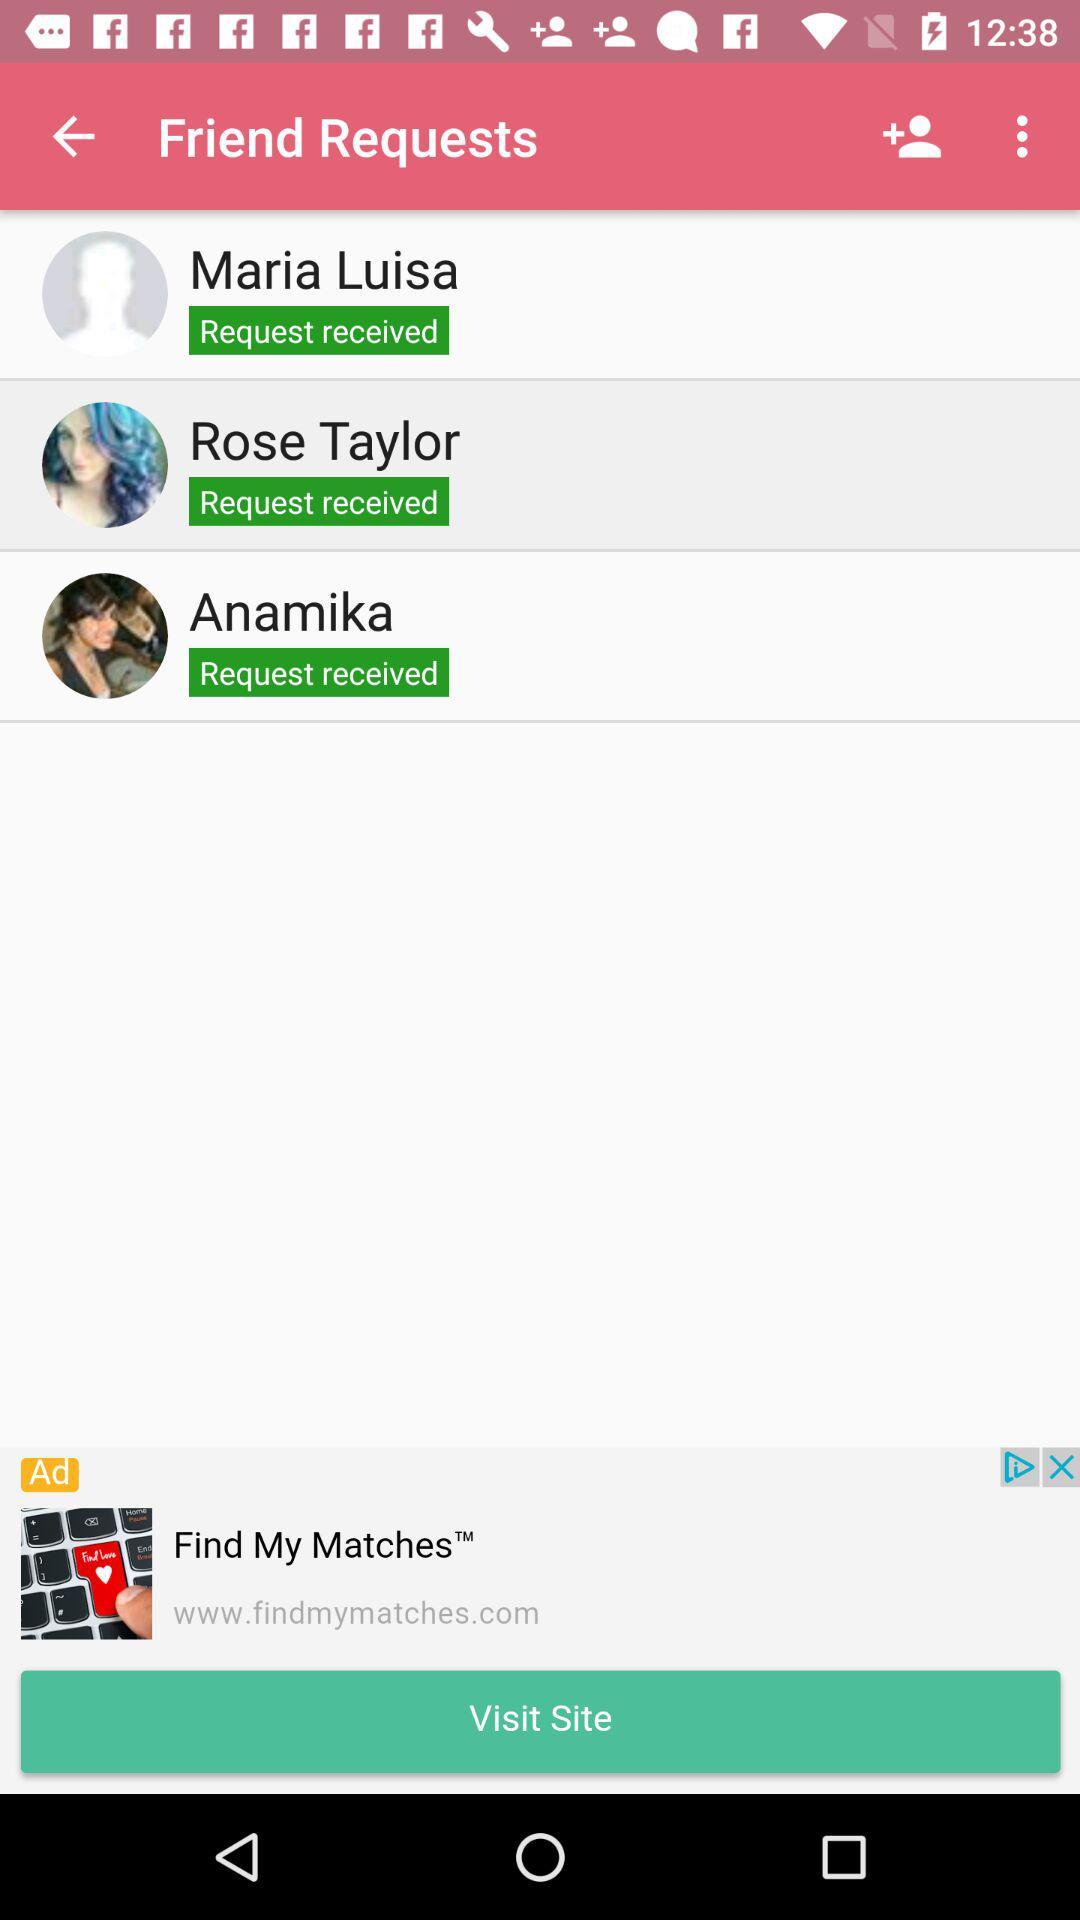  What do you see at coordinates (540, 1620) in the screenshot?
I see `open advertisement` at bounding box center [540, 1620].